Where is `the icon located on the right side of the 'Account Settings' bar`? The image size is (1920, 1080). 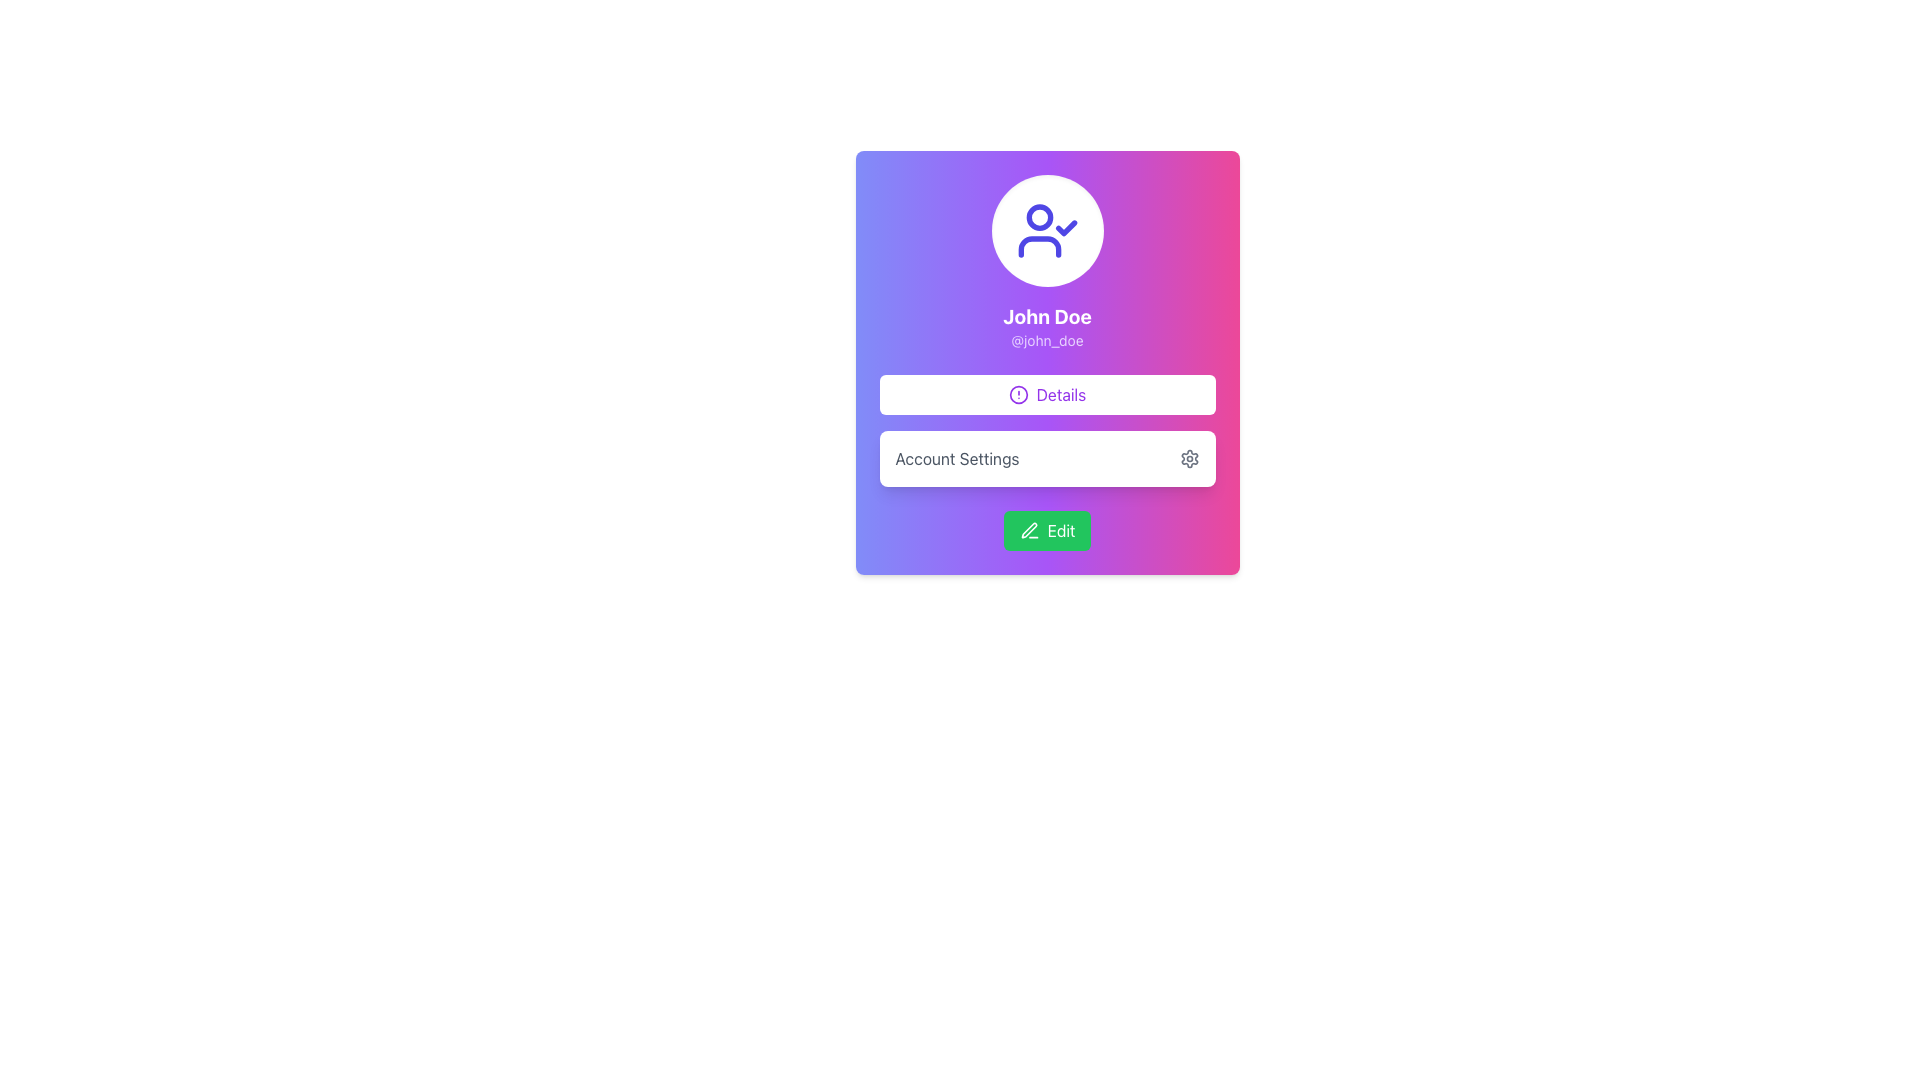 the icon located on the right side of the 'Account Settings' bar is located at coordinates (1189, 459).